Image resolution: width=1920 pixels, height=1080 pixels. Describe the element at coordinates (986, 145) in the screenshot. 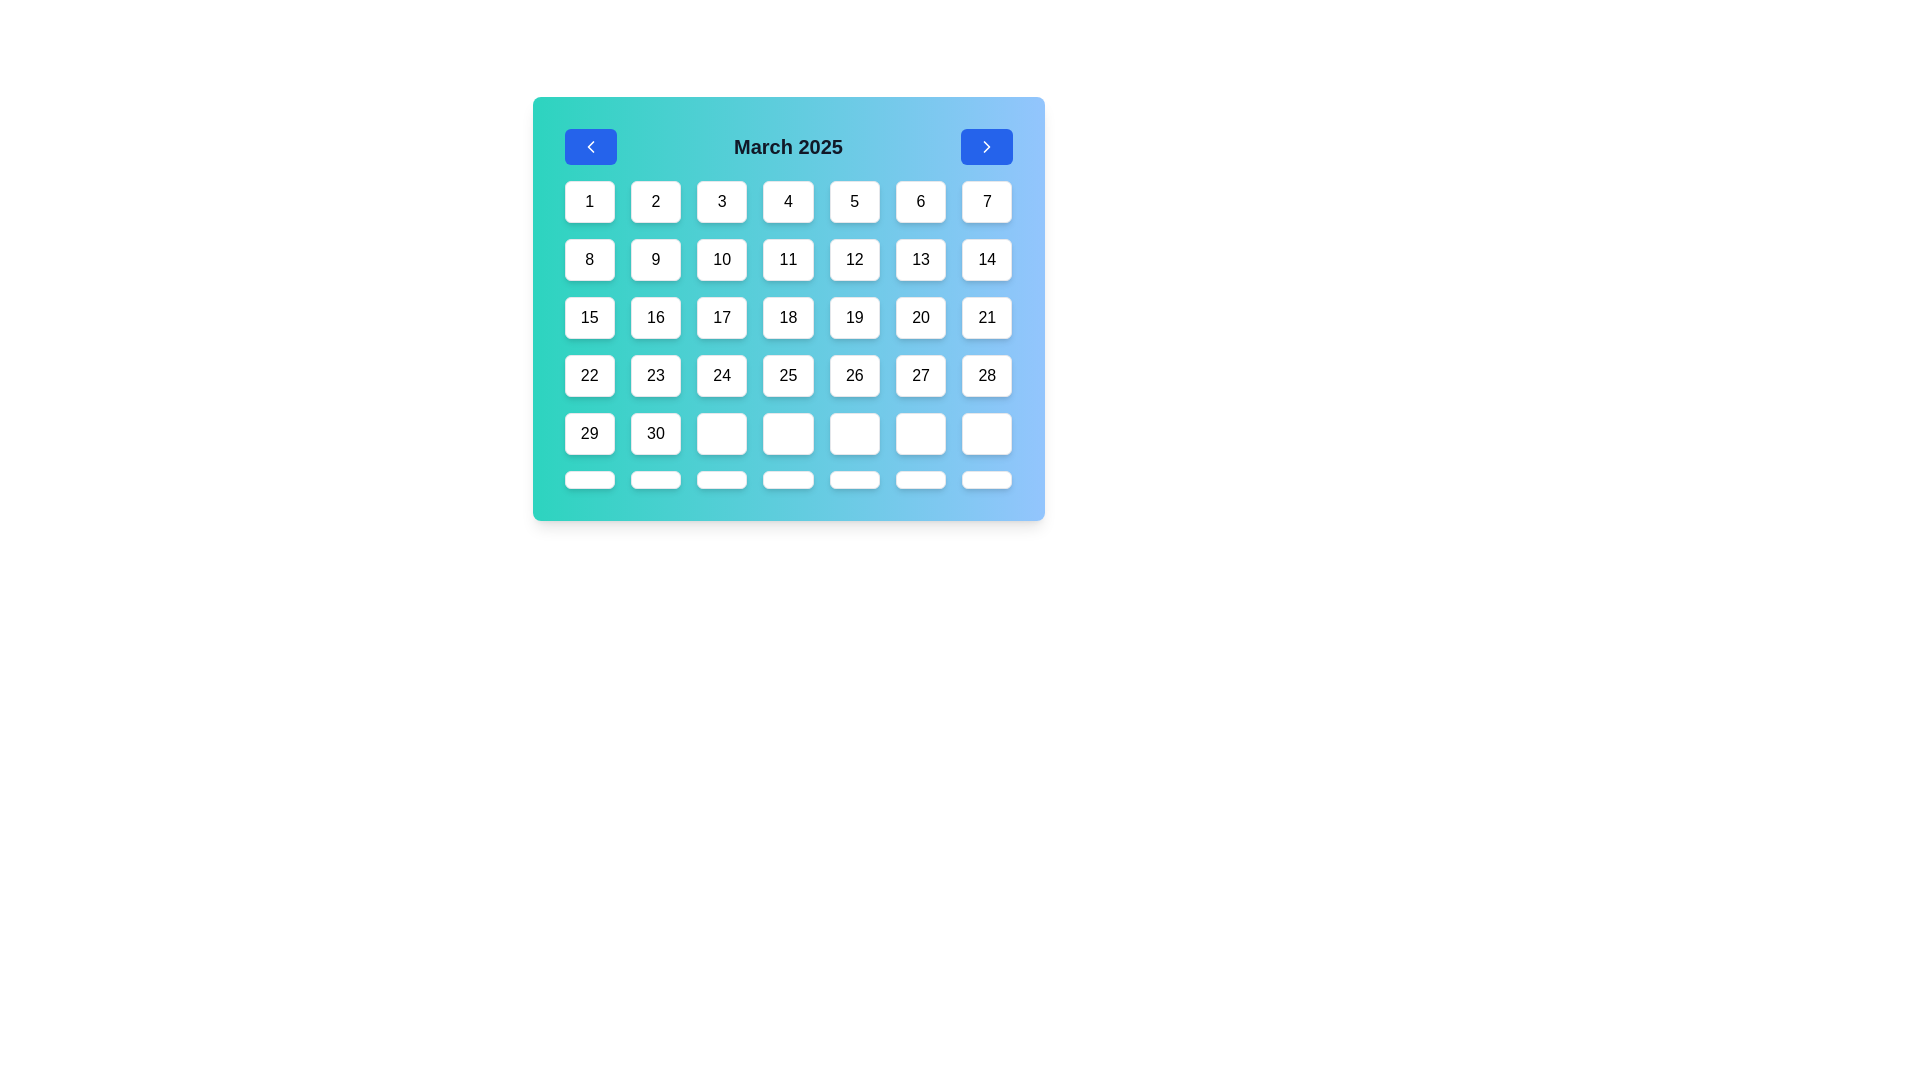

I see `the rounded rectangular blue button with a gradient effect in the header section of the calendar interface, located to the far right of the title text 'March 2025'` at that location.